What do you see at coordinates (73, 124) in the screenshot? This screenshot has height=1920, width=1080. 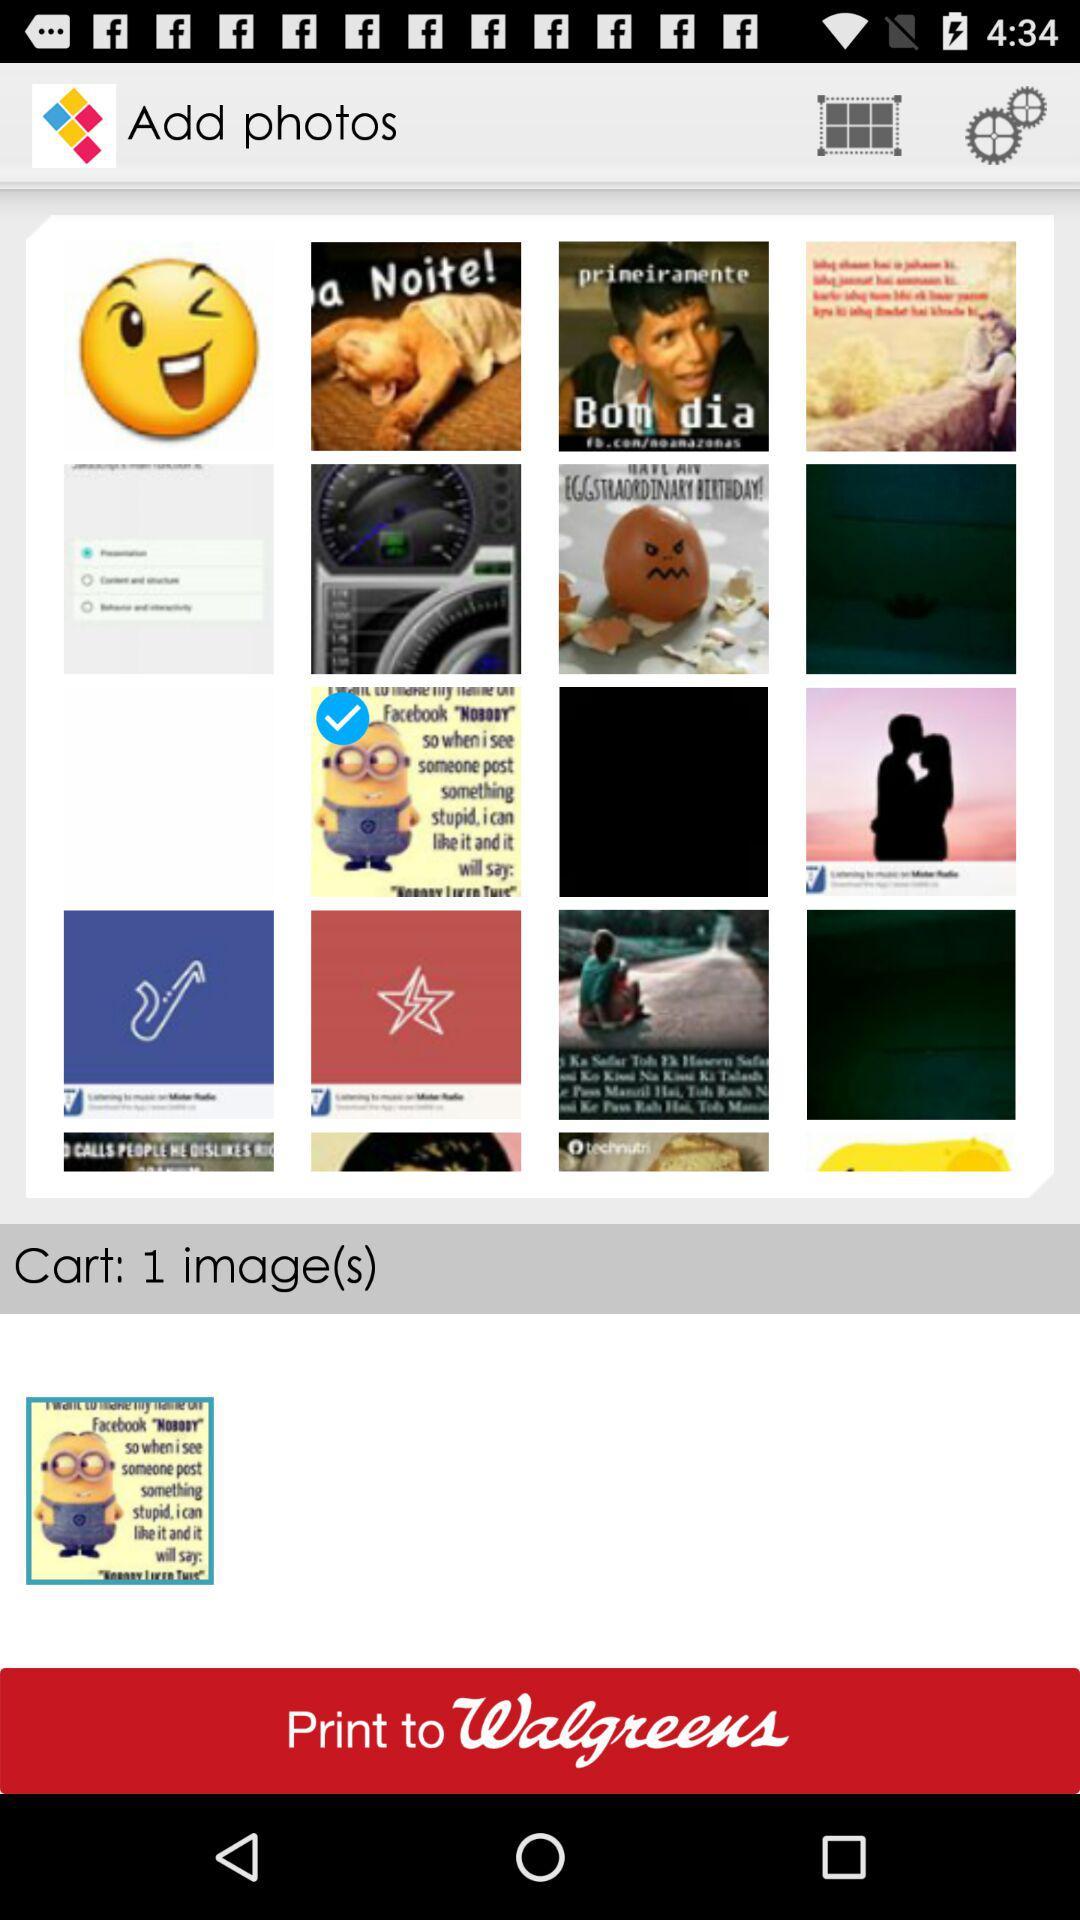 I see `icon before add photos heading of the page` at bounding box center [73, 124].